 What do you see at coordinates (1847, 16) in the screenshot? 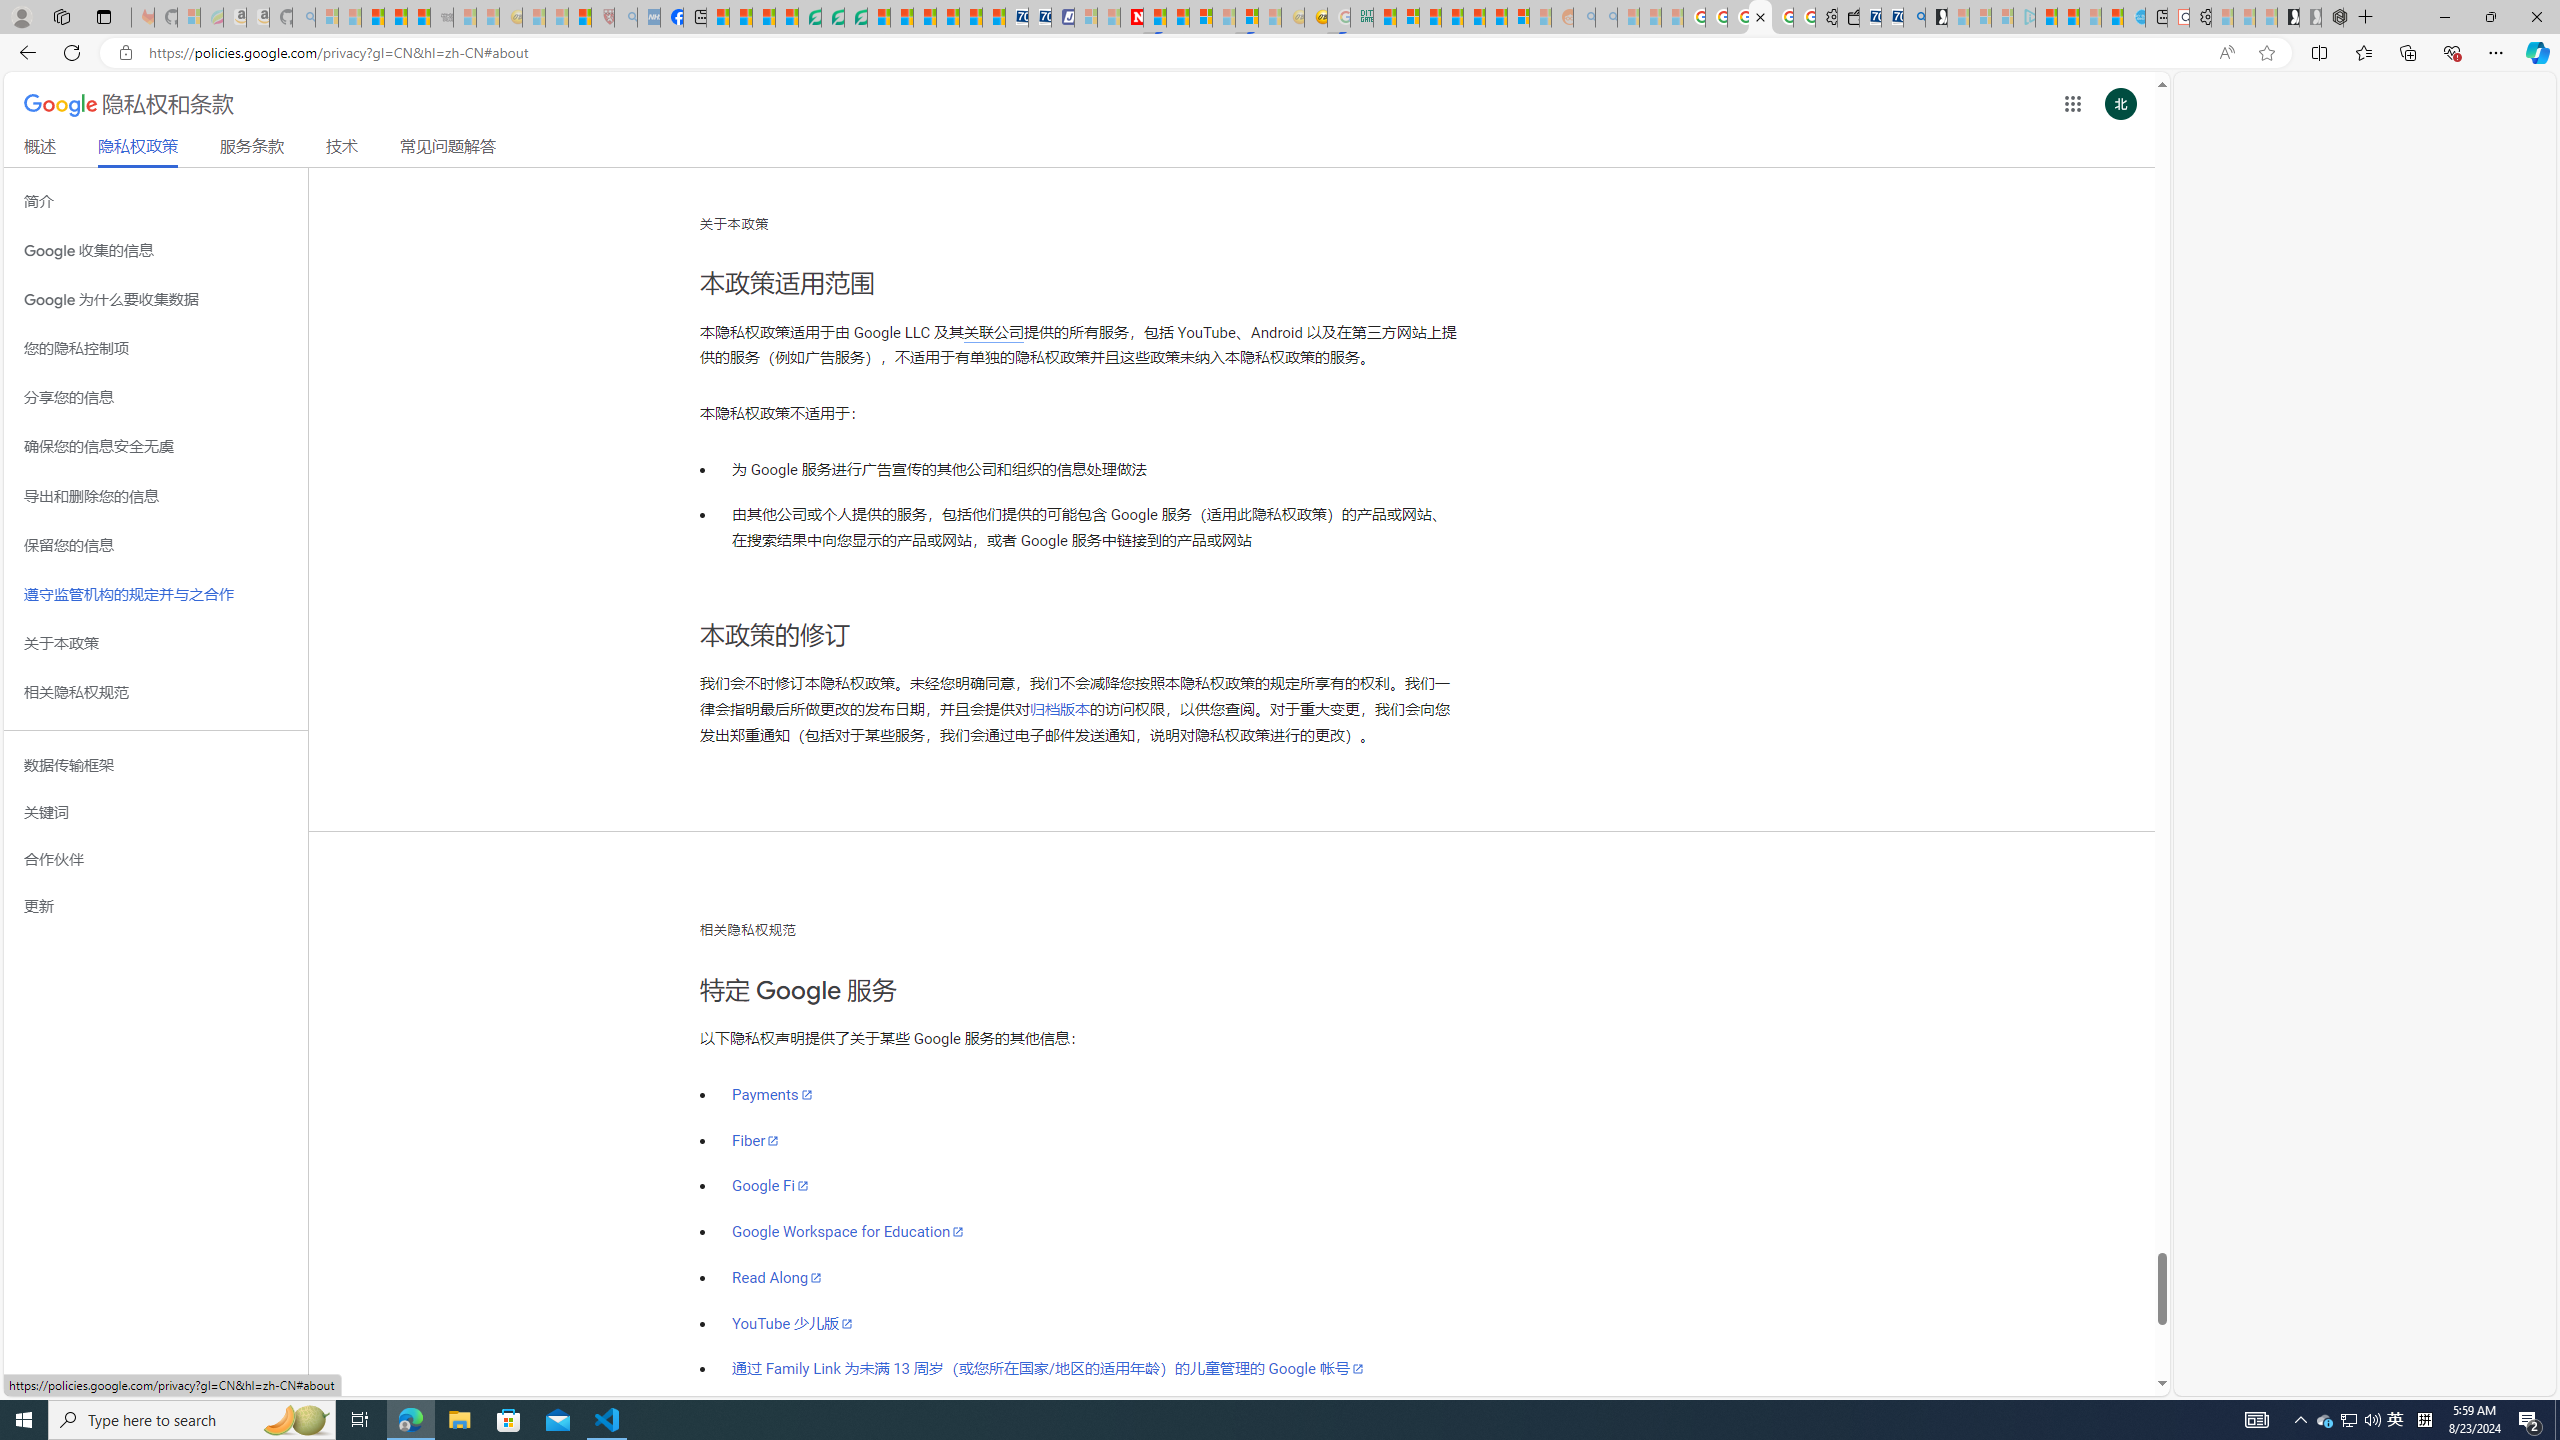
I see `'Wallet'` at bounding box center [1847, 16].